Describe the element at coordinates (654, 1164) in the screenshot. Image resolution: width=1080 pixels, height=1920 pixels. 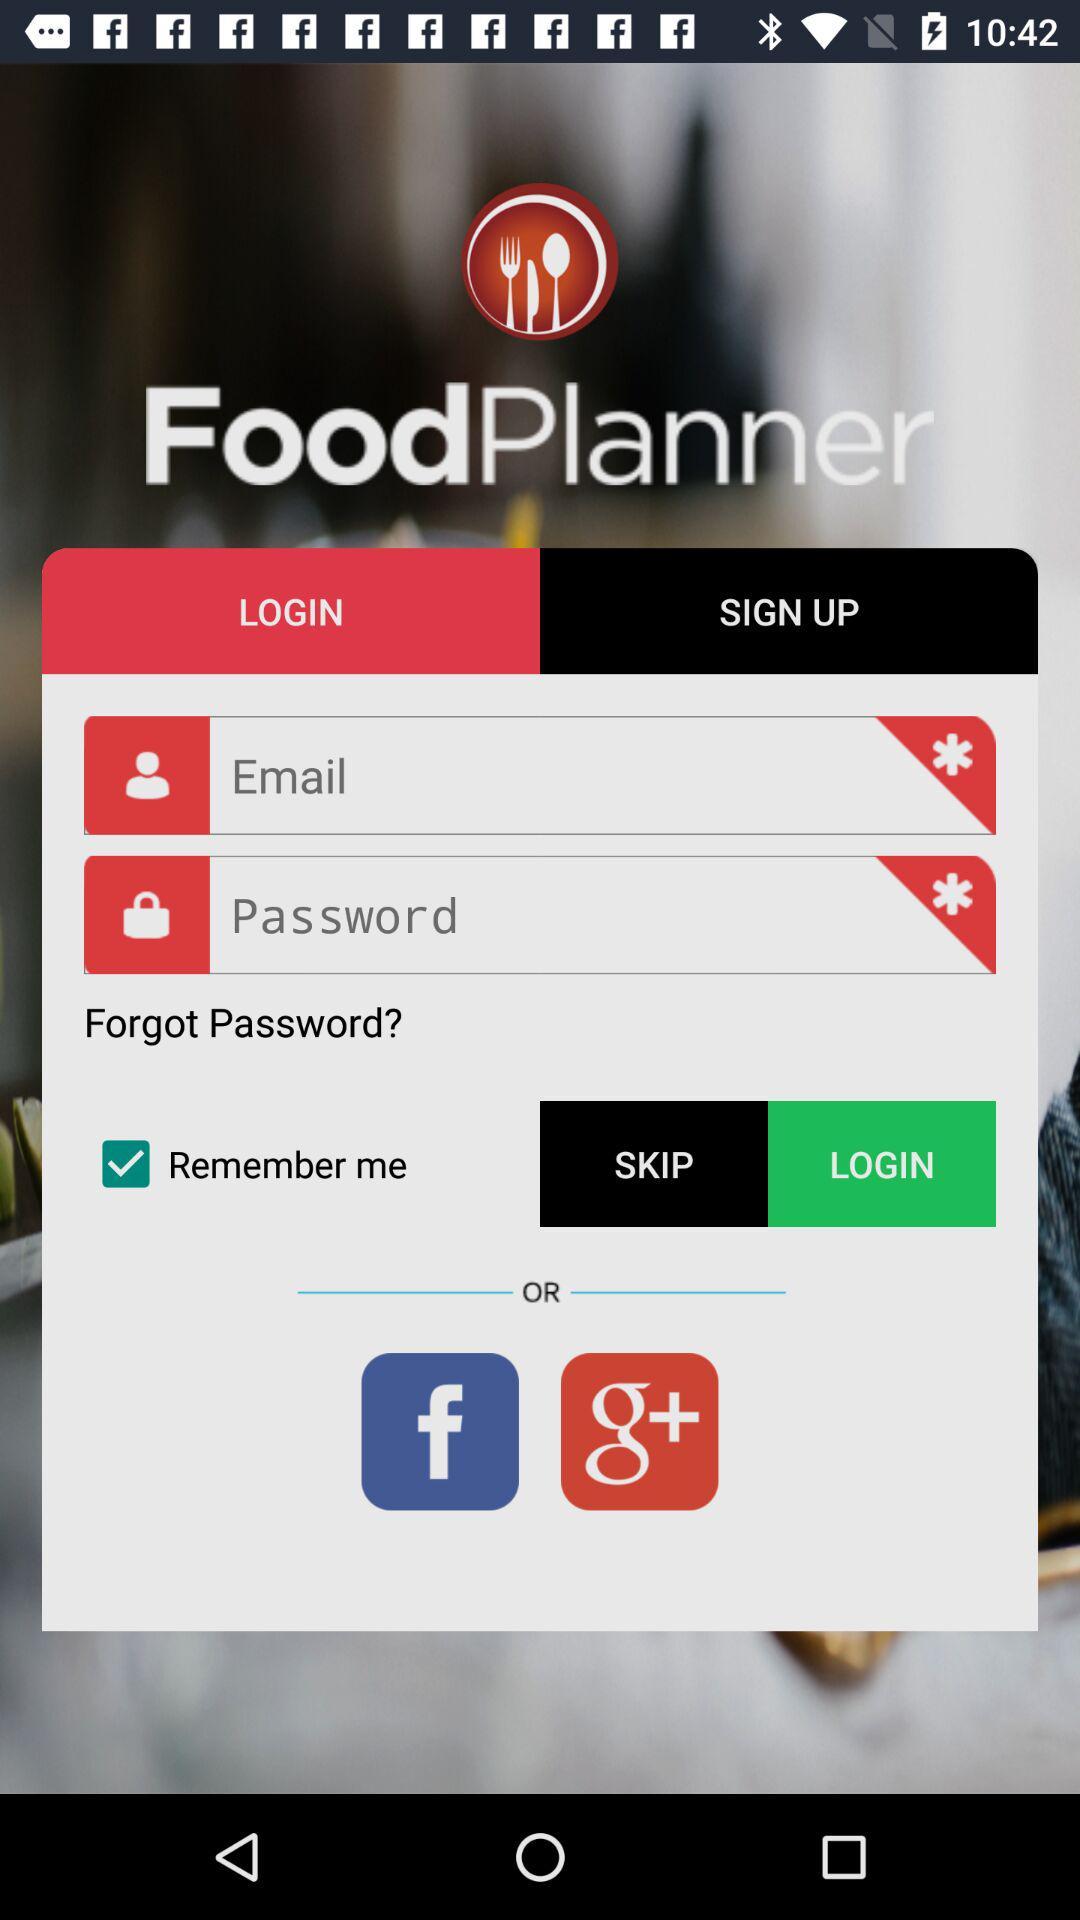
I see `the item next to the login icon` at that location.